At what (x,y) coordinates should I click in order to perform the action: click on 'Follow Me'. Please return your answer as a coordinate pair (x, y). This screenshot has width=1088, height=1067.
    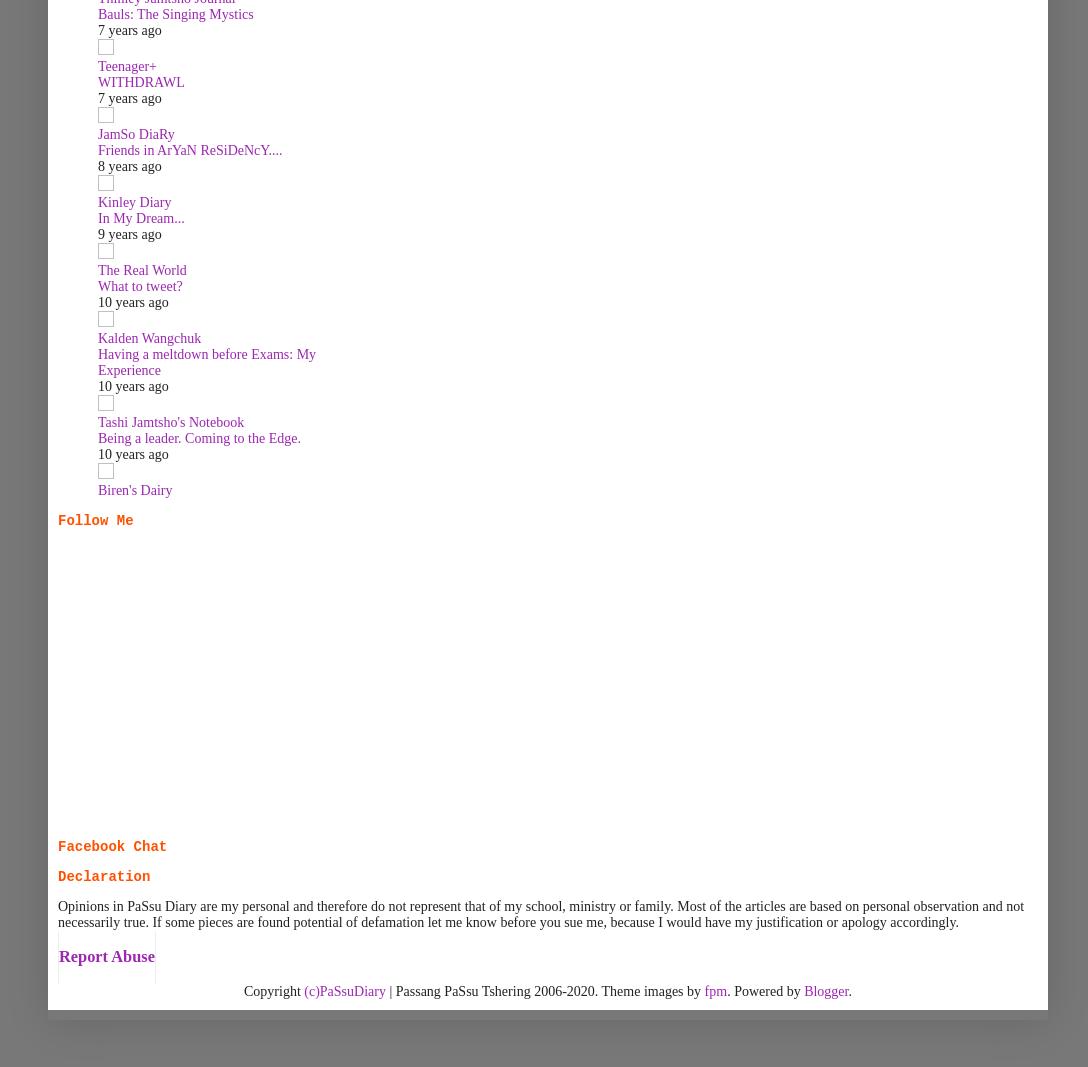
    Looking at the image, I should click on (95, 520).